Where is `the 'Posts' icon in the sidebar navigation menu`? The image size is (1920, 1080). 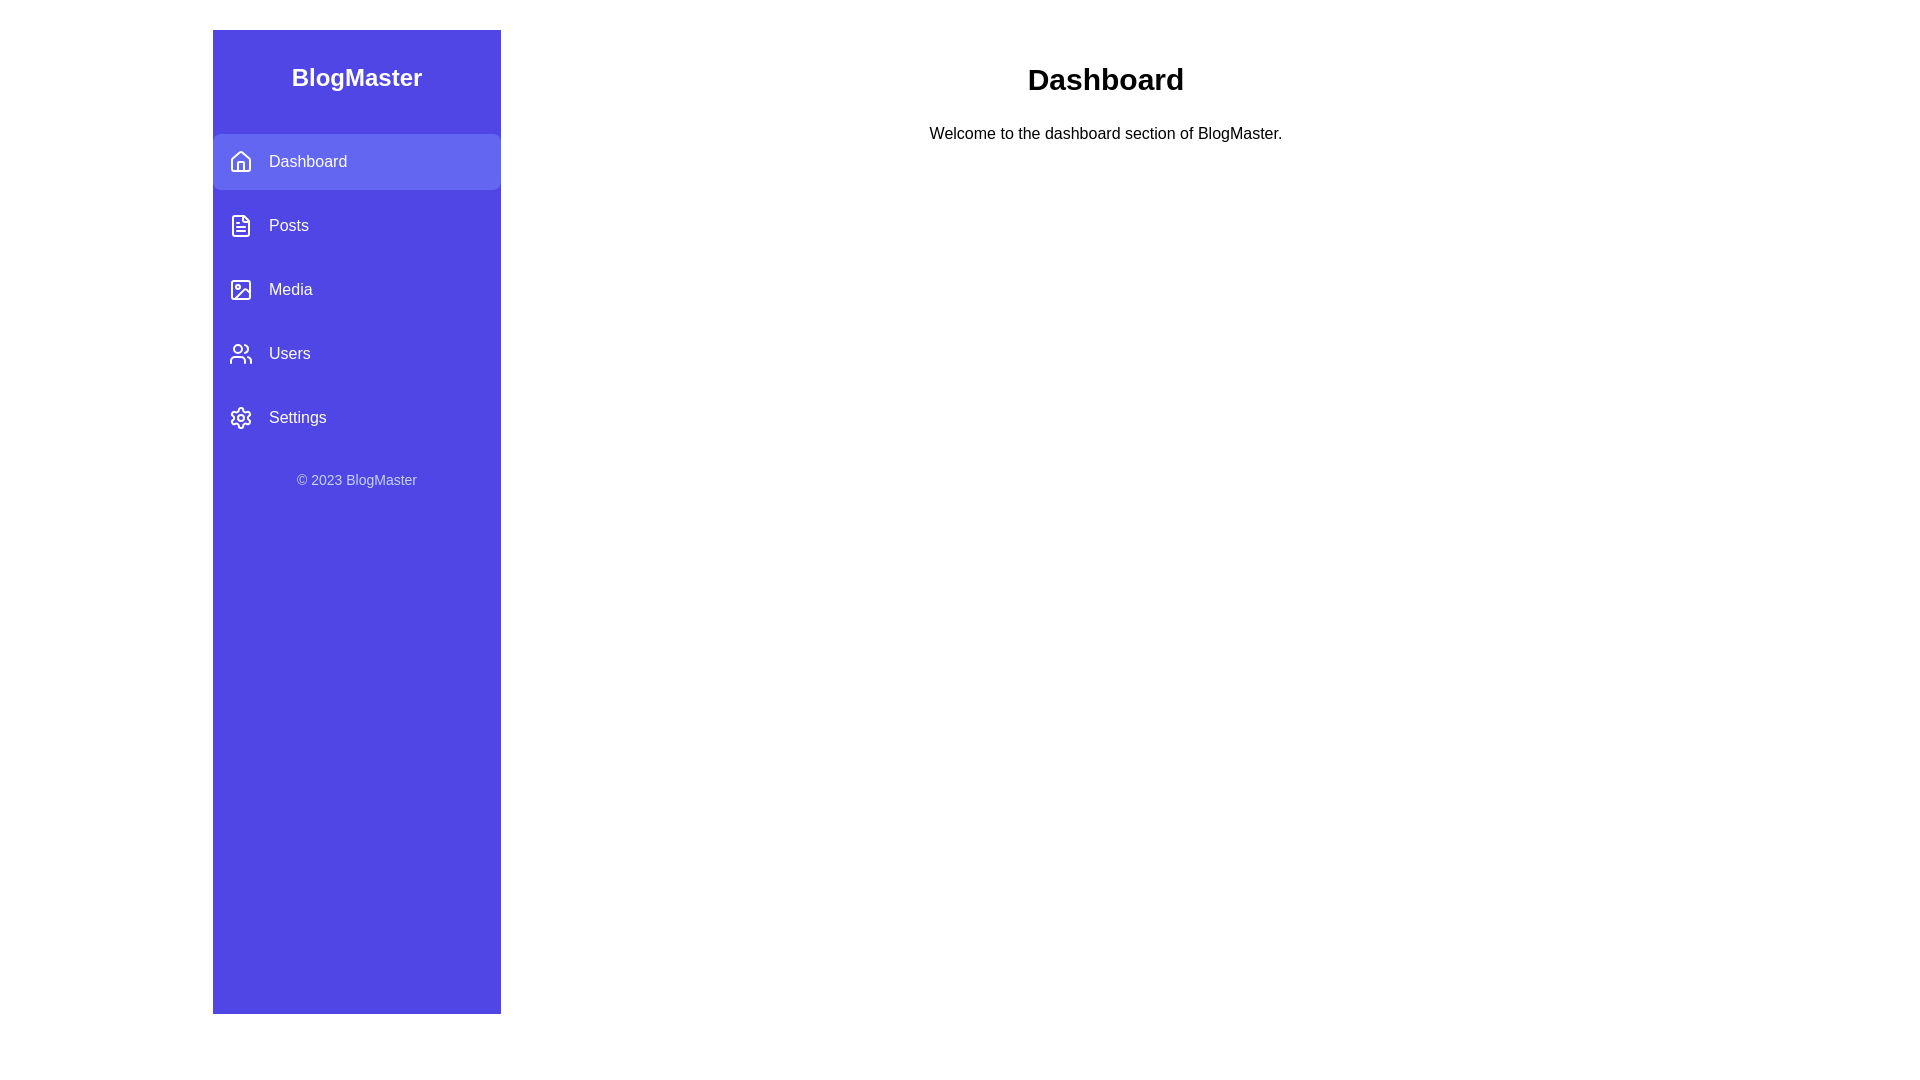 the 'Posts' icon in the sidebar navigation menu is located at coordinates (240, 225).